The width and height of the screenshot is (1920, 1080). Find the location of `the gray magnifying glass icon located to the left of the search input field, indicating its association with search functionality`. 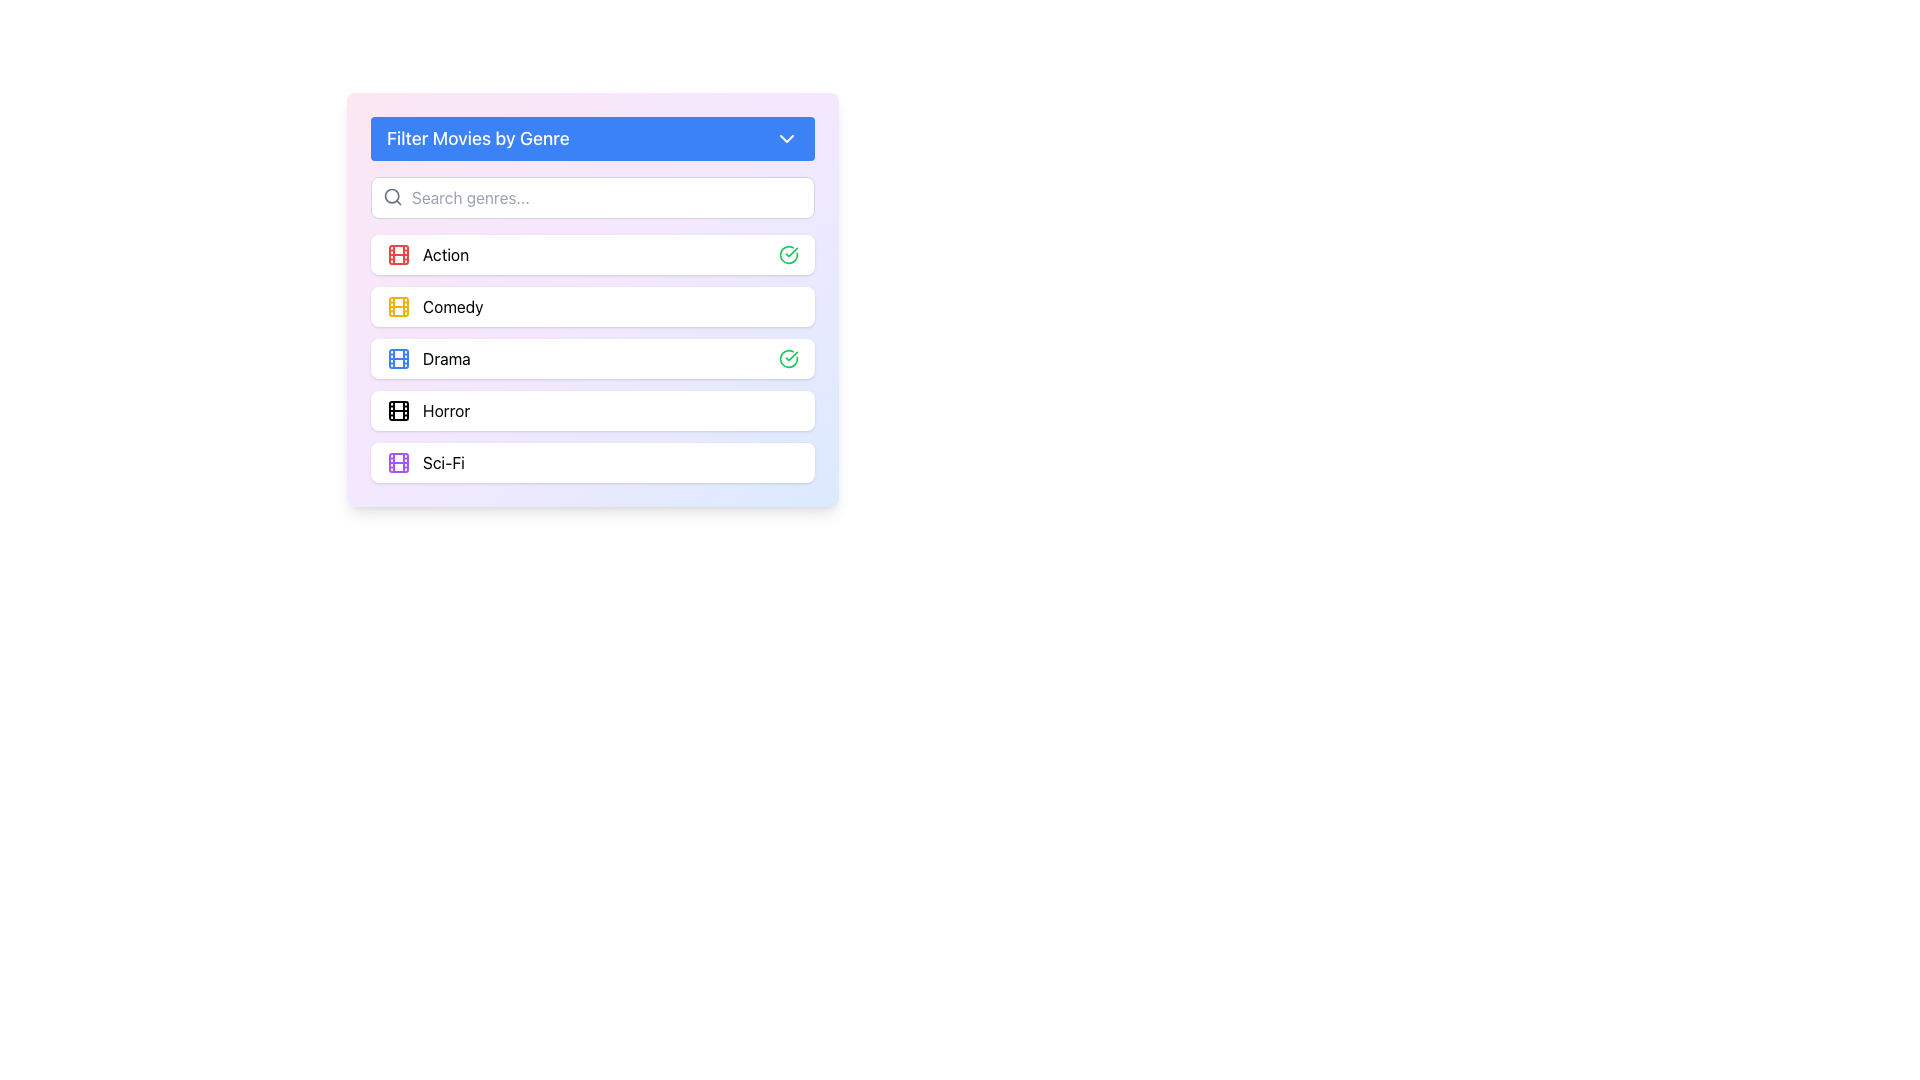

the gray magnifying glass icon located to the left of the search input field, indicating its association with search functionality is located at coordinates (393, 196).